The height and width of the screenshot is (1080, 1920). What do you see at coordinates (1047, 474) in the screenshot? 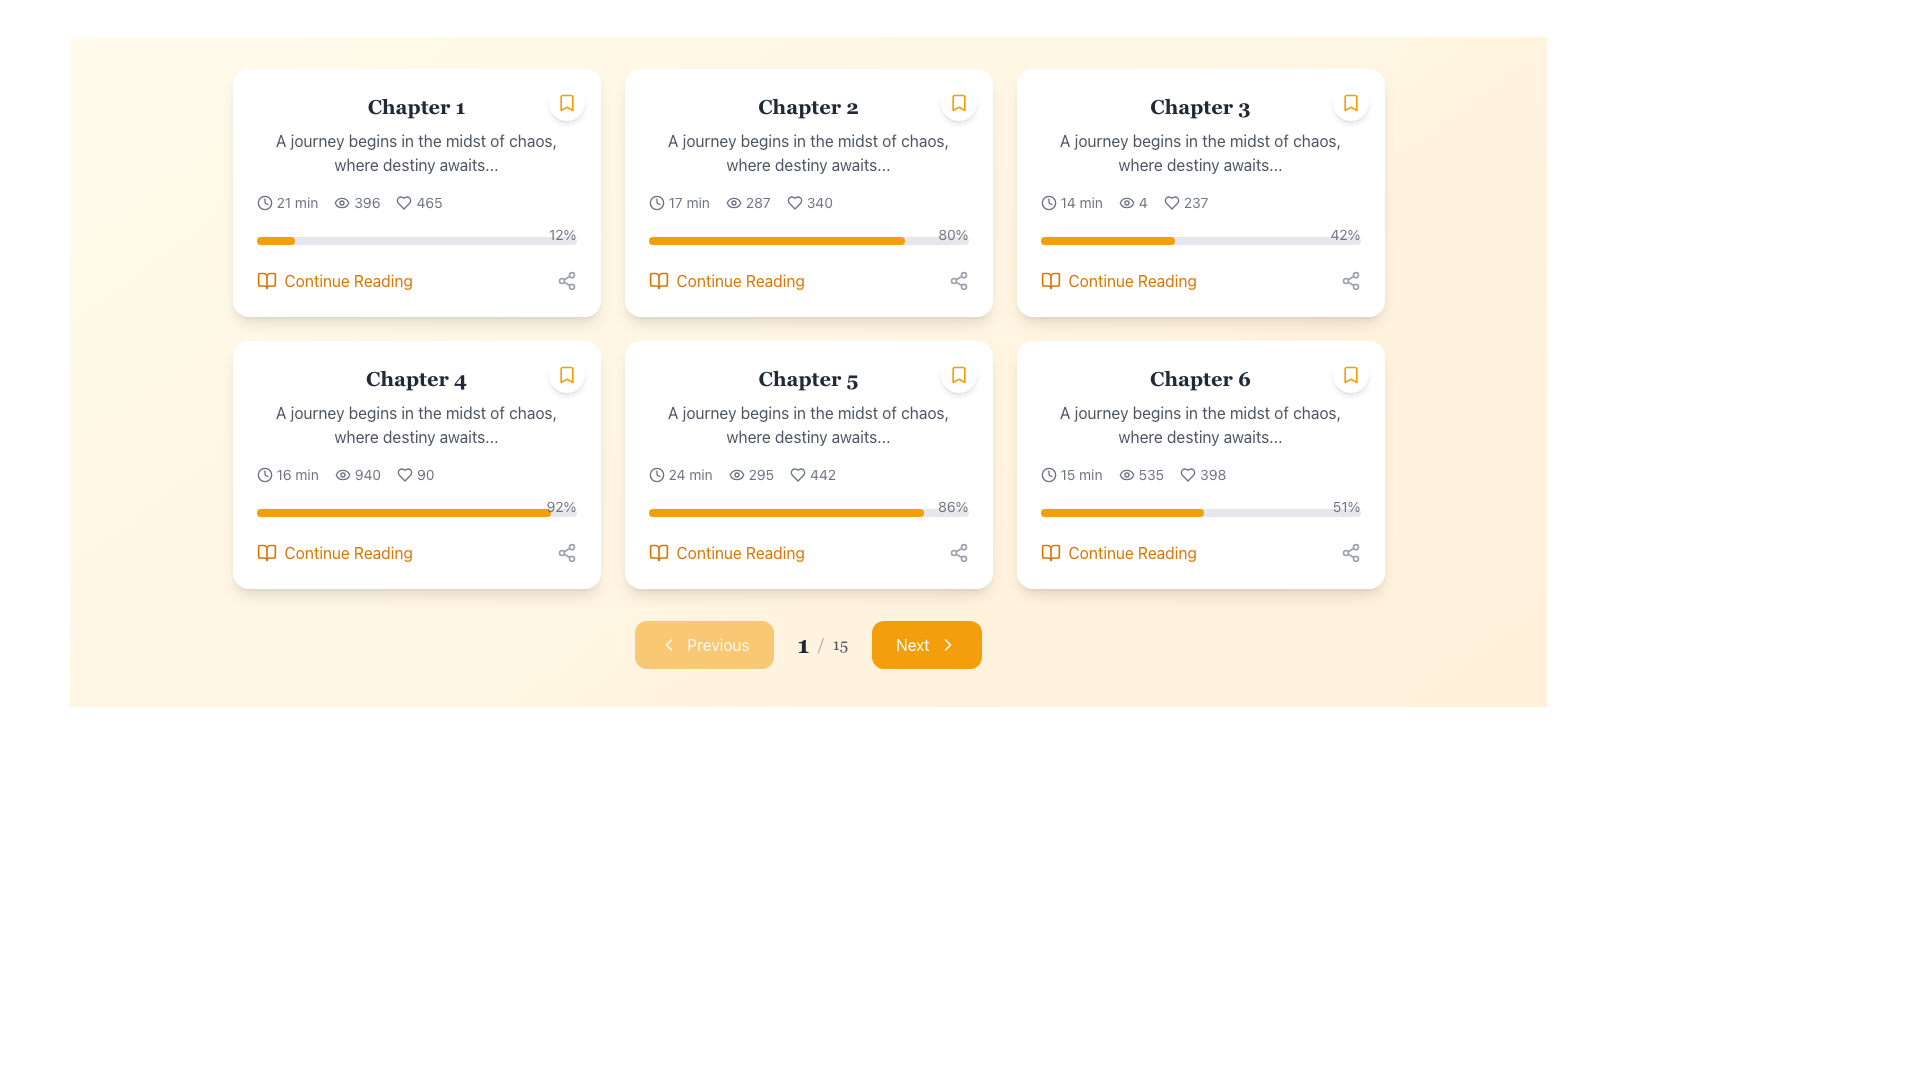
I see `the central circle of the clock icon in the 'Chapter 6' card, which visually represents the estimated reading time of '15 min'` at bounding box center [1047, 474].